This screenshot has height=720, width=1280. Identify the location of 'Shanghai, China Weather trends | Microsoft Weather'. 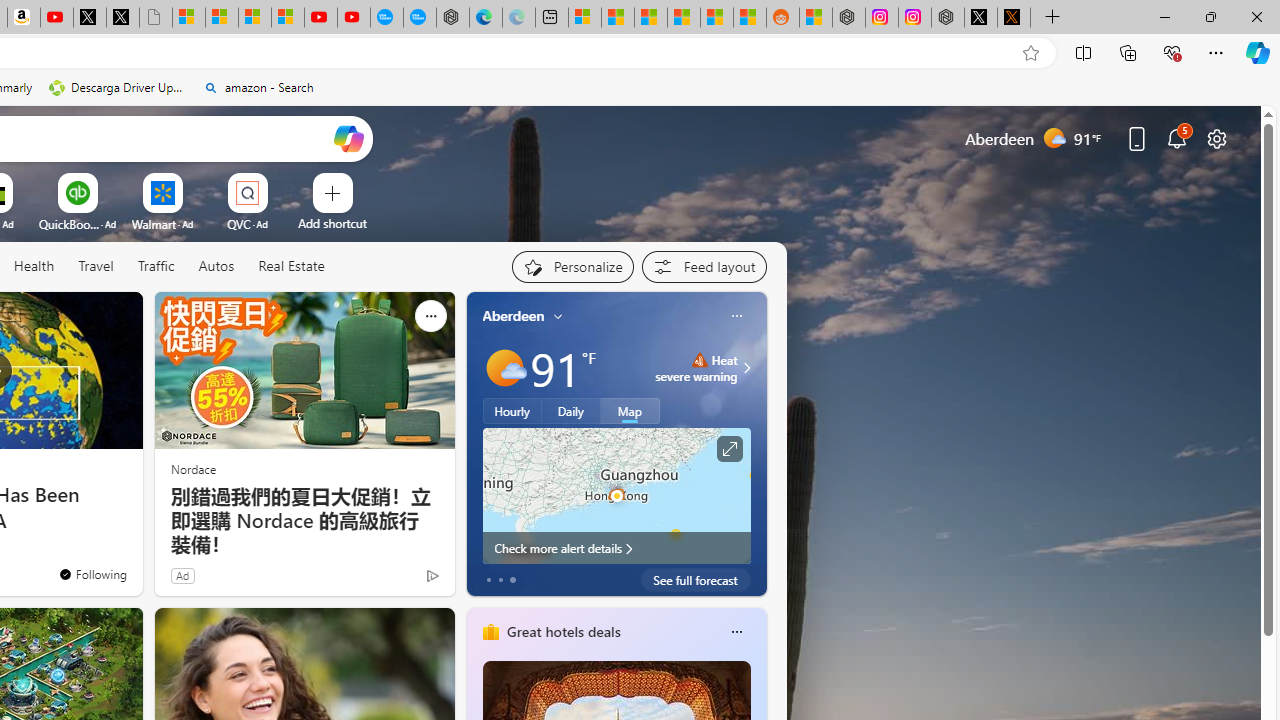
(748, 17).